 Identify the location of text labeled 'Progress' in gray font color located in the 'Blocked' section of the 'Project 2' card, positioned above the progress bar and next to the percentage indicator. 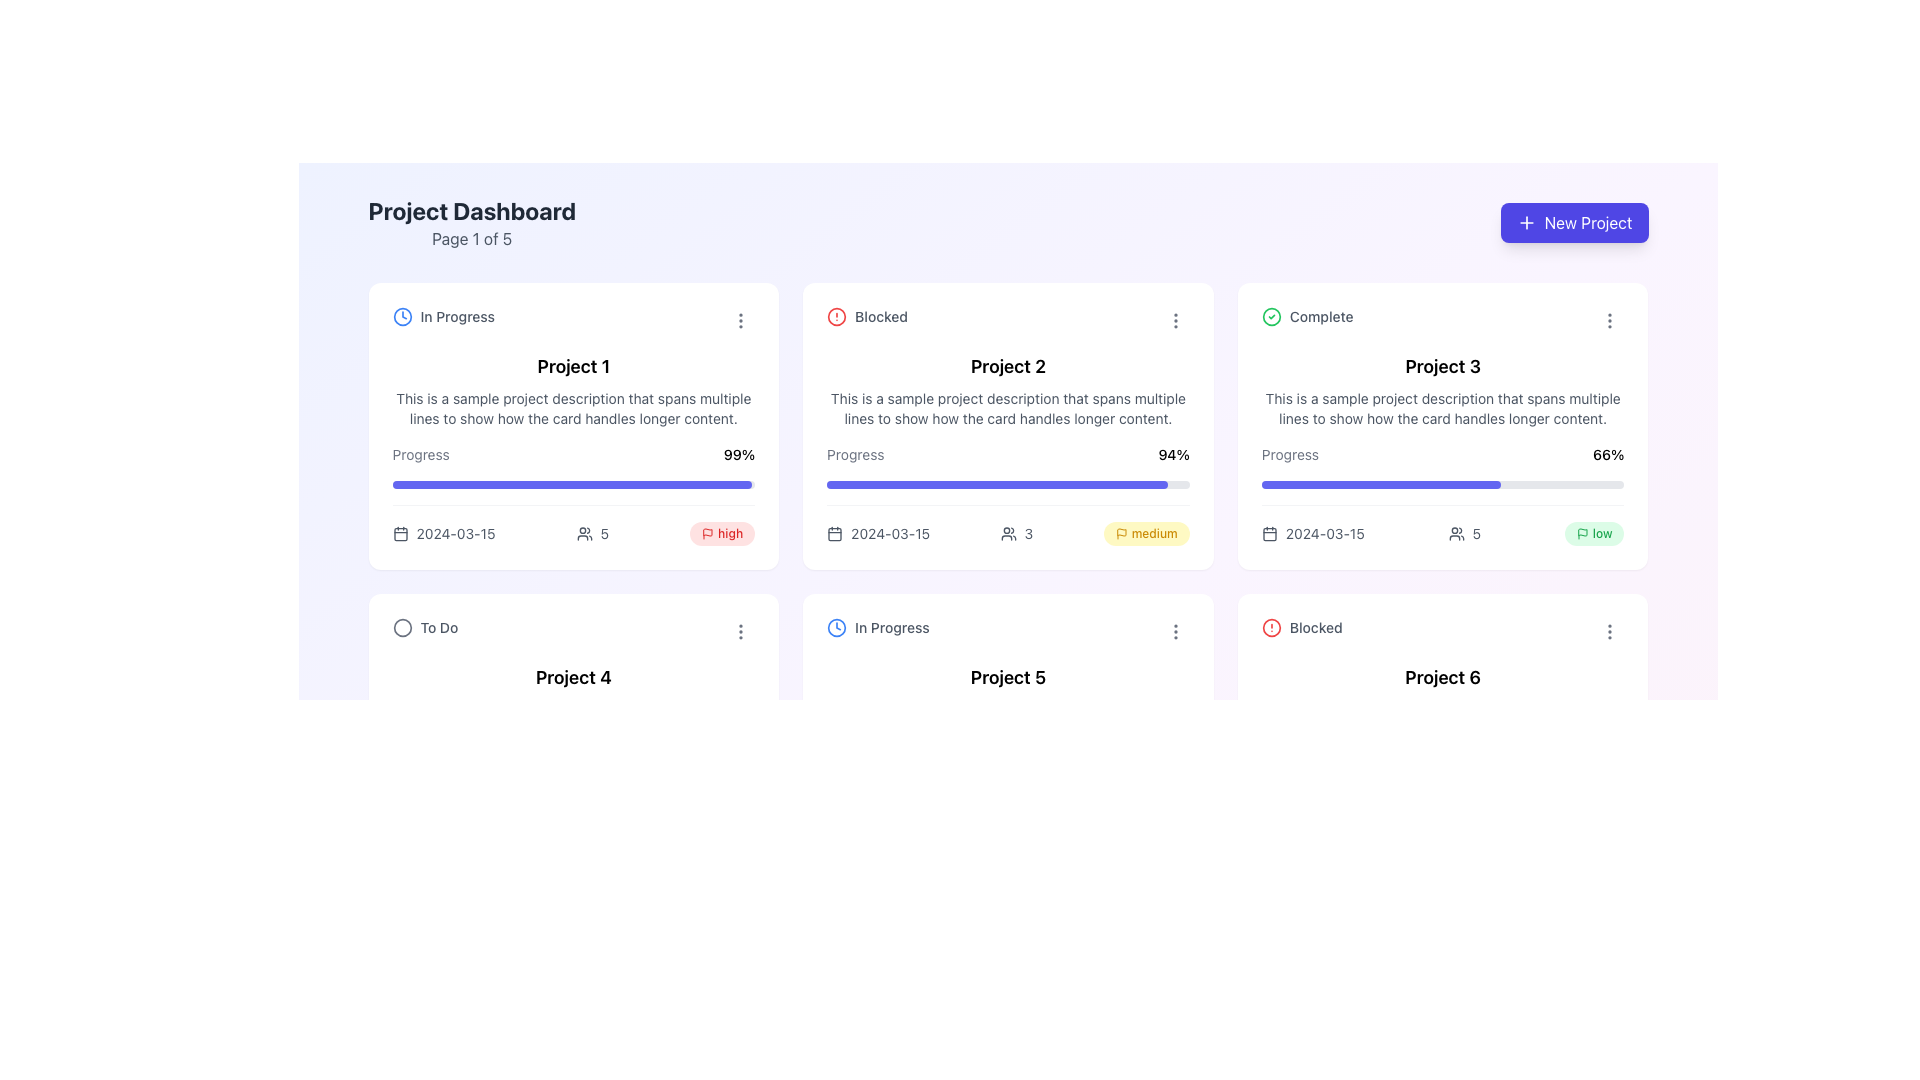
(855, 455).